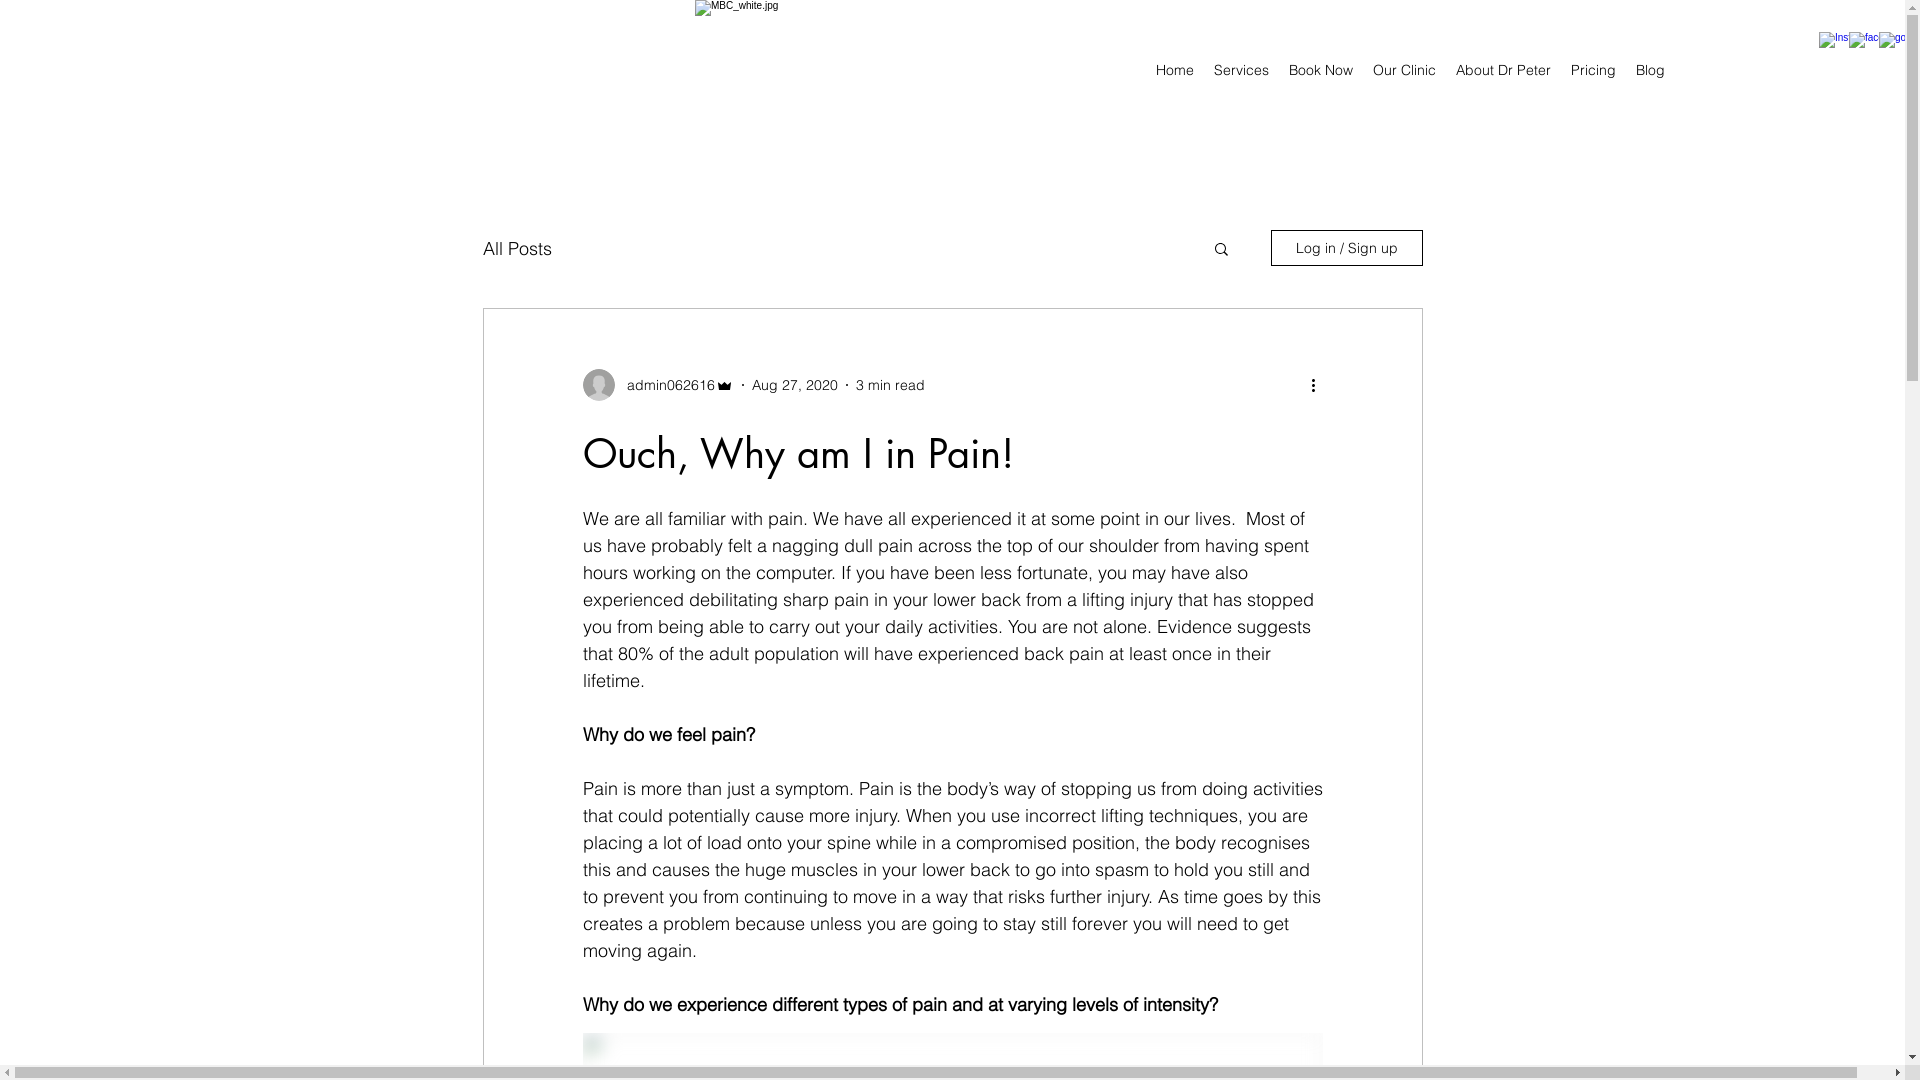  I want to click on 'Home', so click(1175, 68).